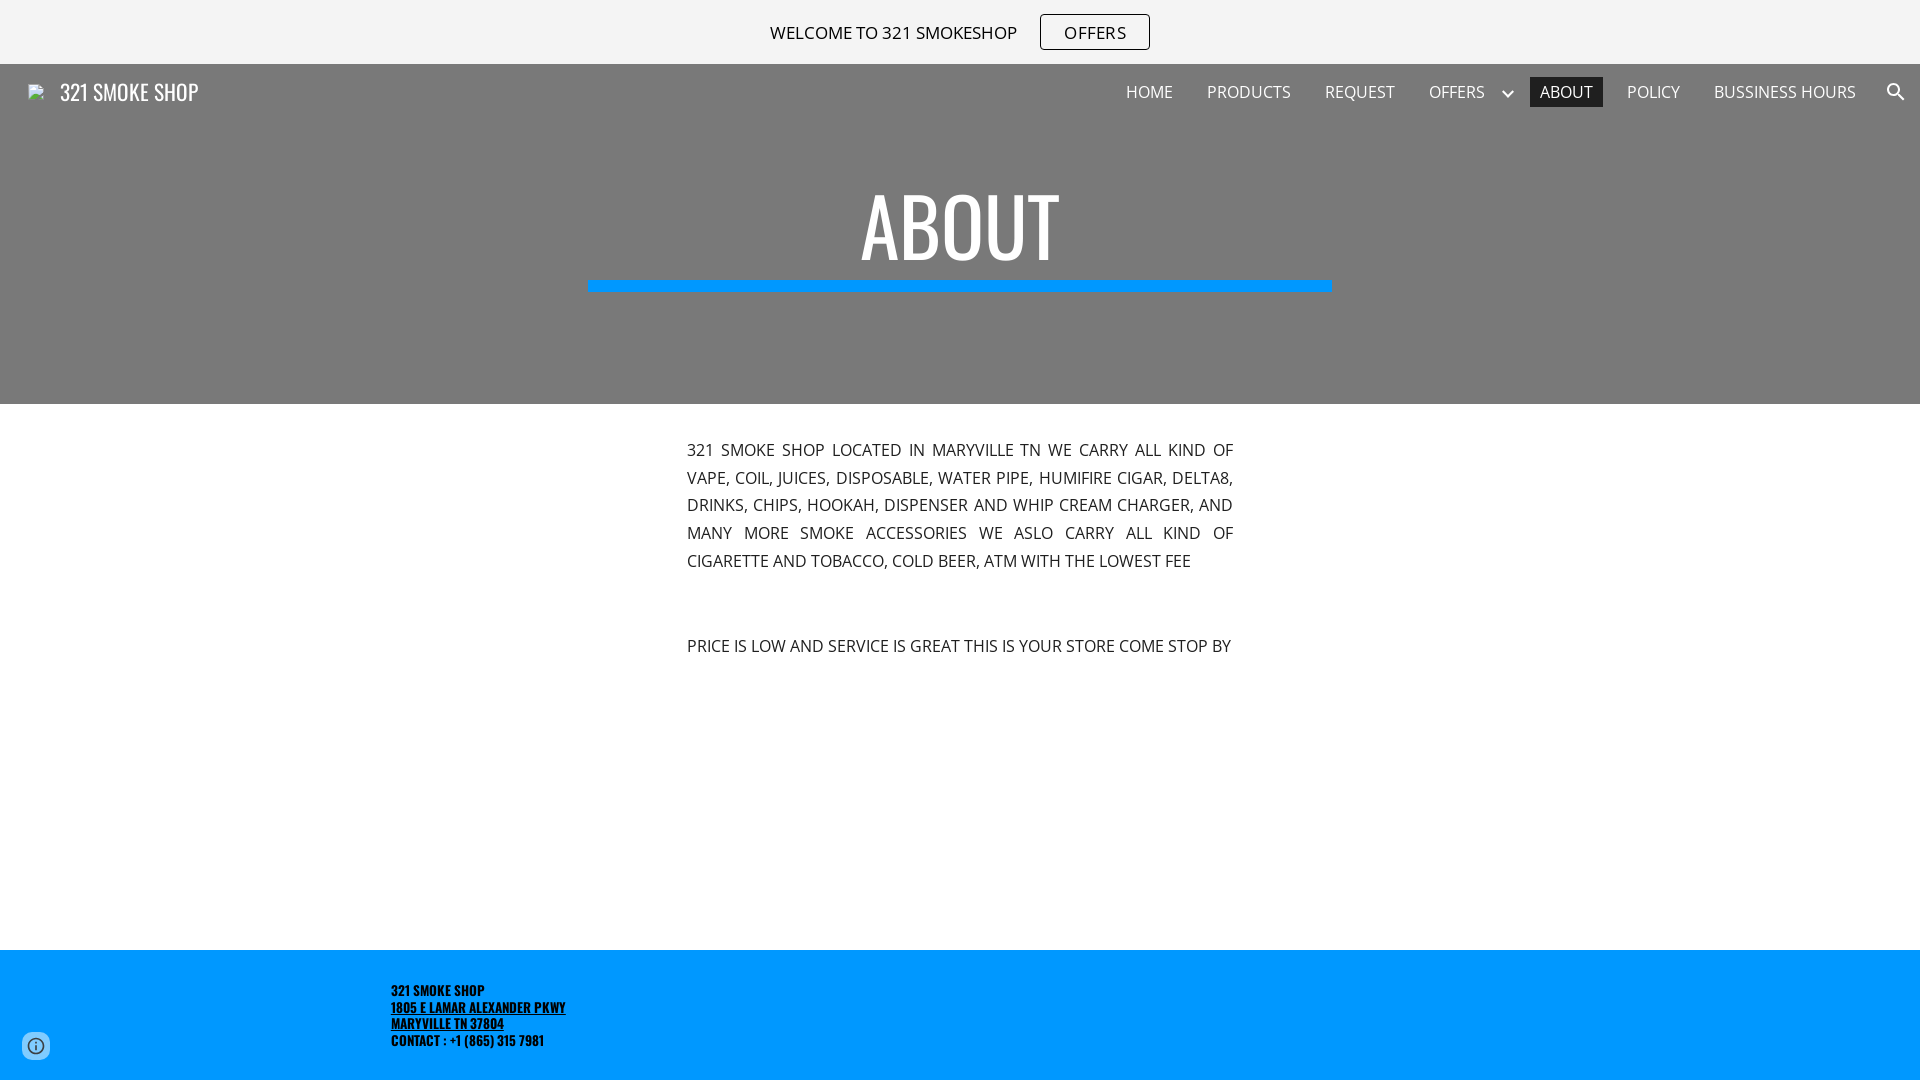 Image resolution: width=1920 pixels, height=1080 pixels. Describe the element at coordinates (1653, 92) in the screenshot. I see `'POLICY'` at that location.